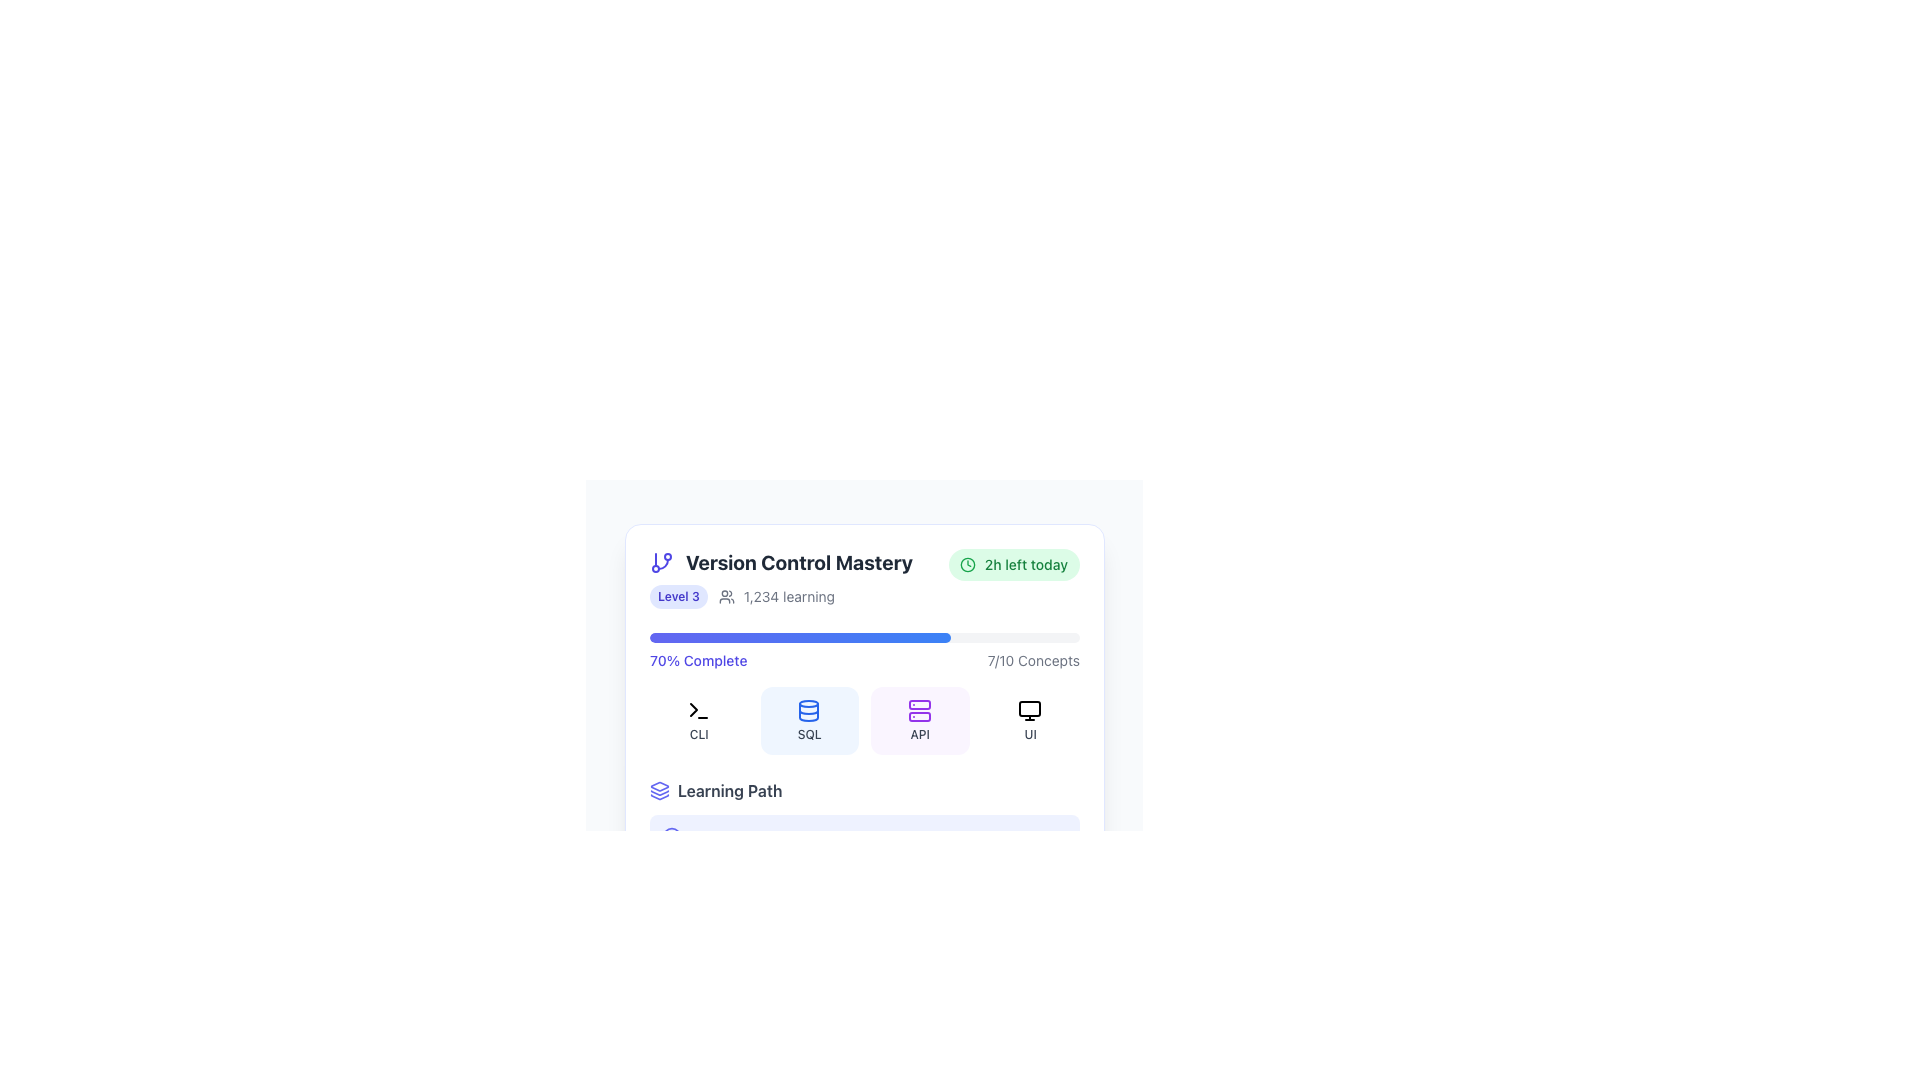 This screenshot has height=1080, width=1920. I want to click on the non-interactive Text Label that indicates the progress percentage completion of a task, located at the top-left corner of the progress display, so click(698, 660).